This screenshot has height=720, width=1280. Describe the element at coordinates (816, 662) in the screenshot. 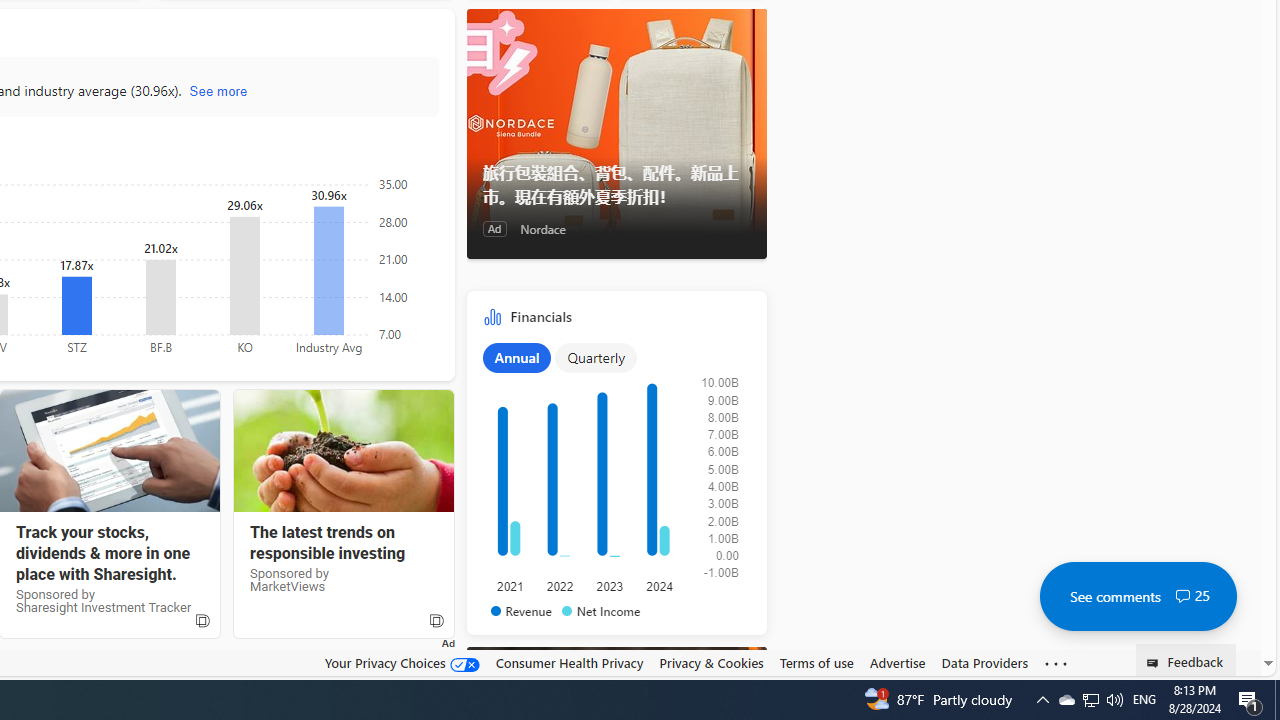

I see `'Terms of use'` at that location.